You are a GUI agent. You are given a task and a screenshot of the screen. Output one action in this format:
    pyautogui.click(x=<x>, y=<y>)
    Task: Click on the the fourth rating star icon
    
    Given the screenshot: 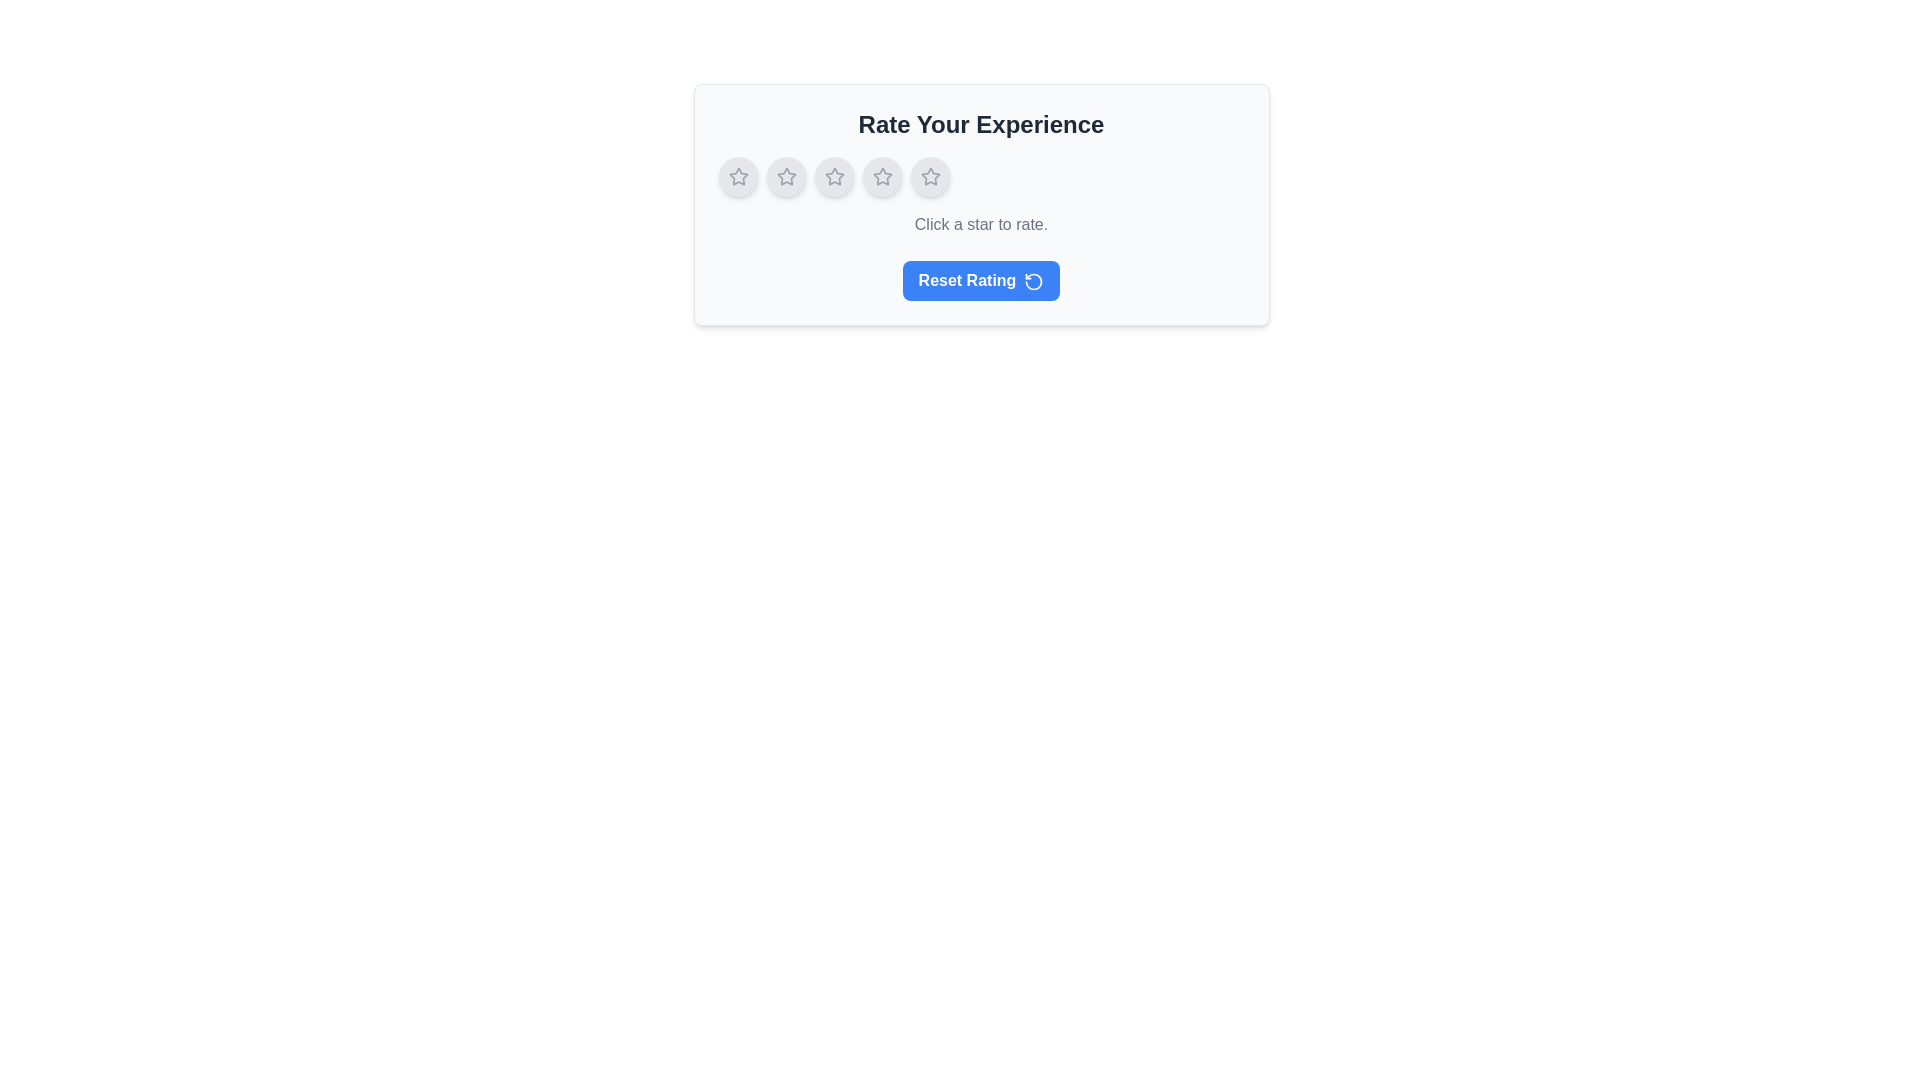 What is the action you would take?
    pyautogui.click(x=929, y=175)
    